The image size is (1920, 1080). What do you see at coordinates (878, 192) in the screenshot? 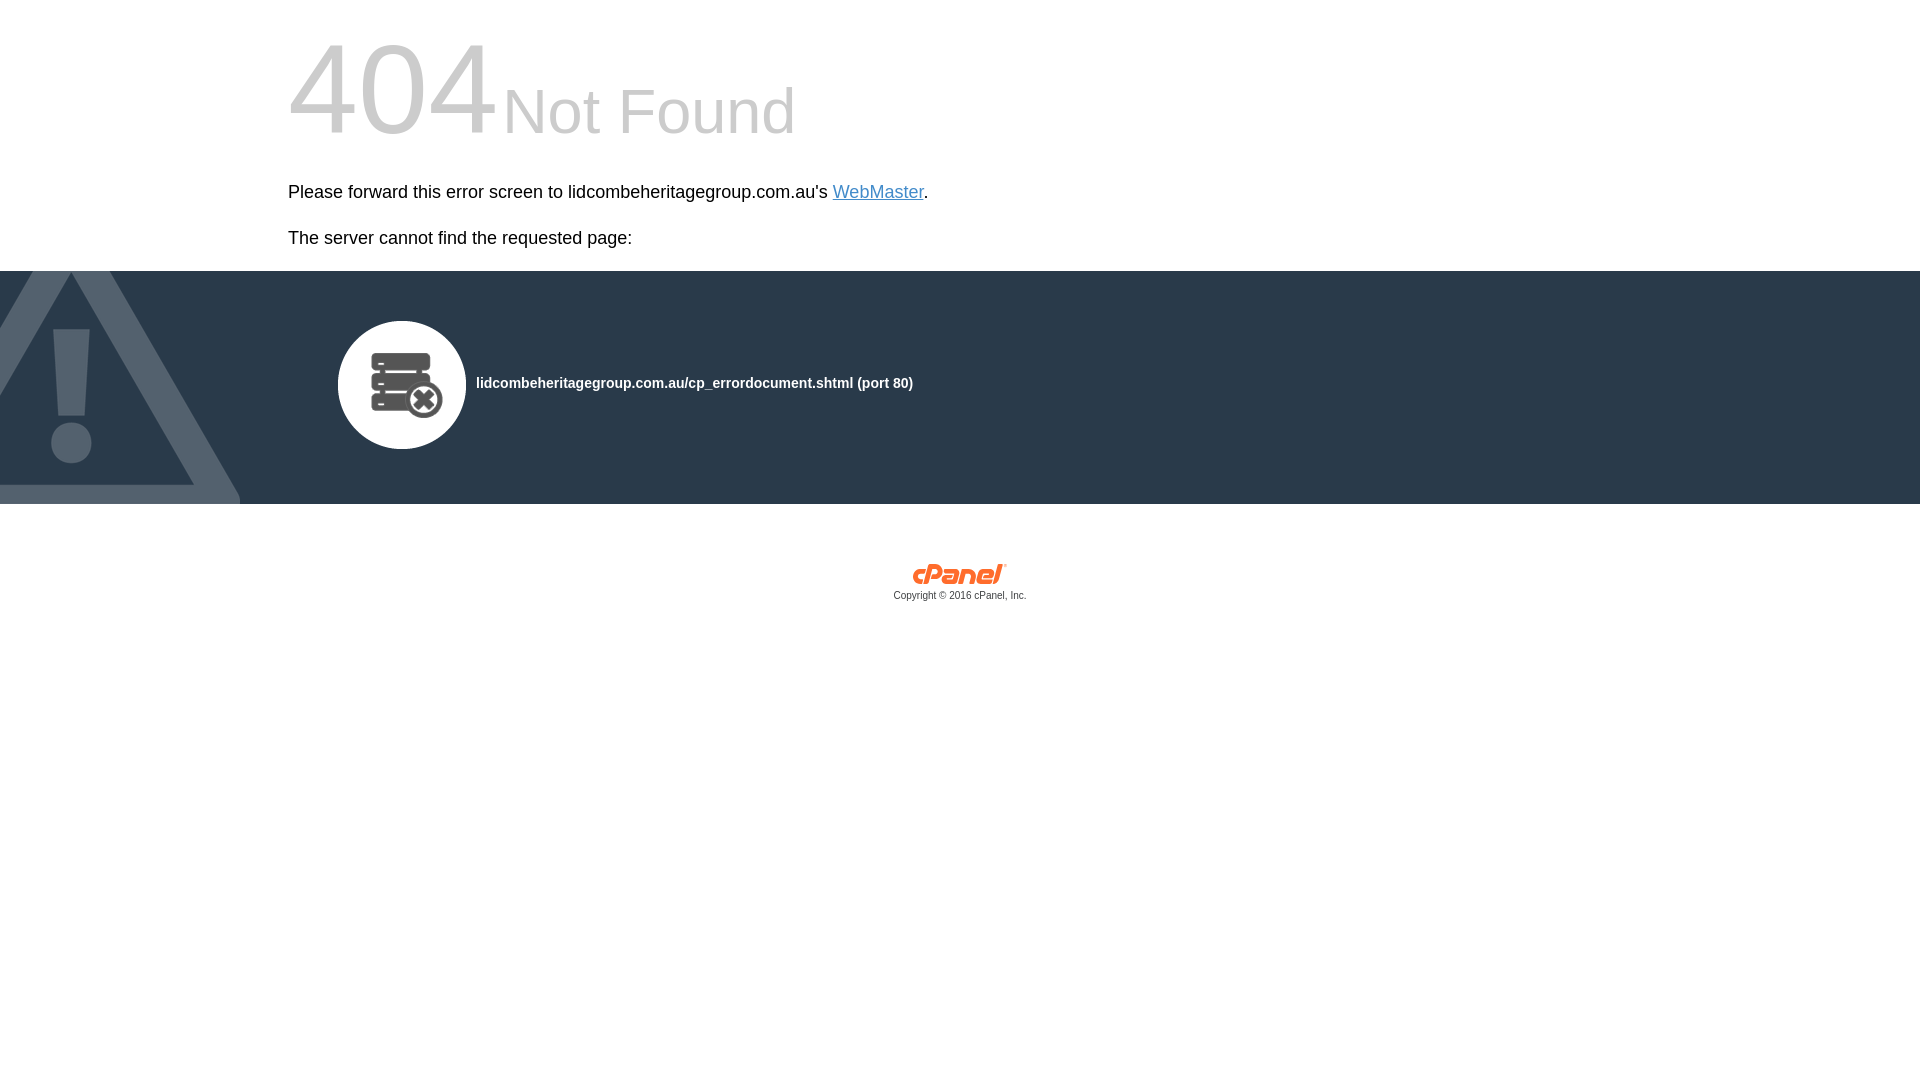
I see `'WebMaster'` at bounding box center [878, 192].